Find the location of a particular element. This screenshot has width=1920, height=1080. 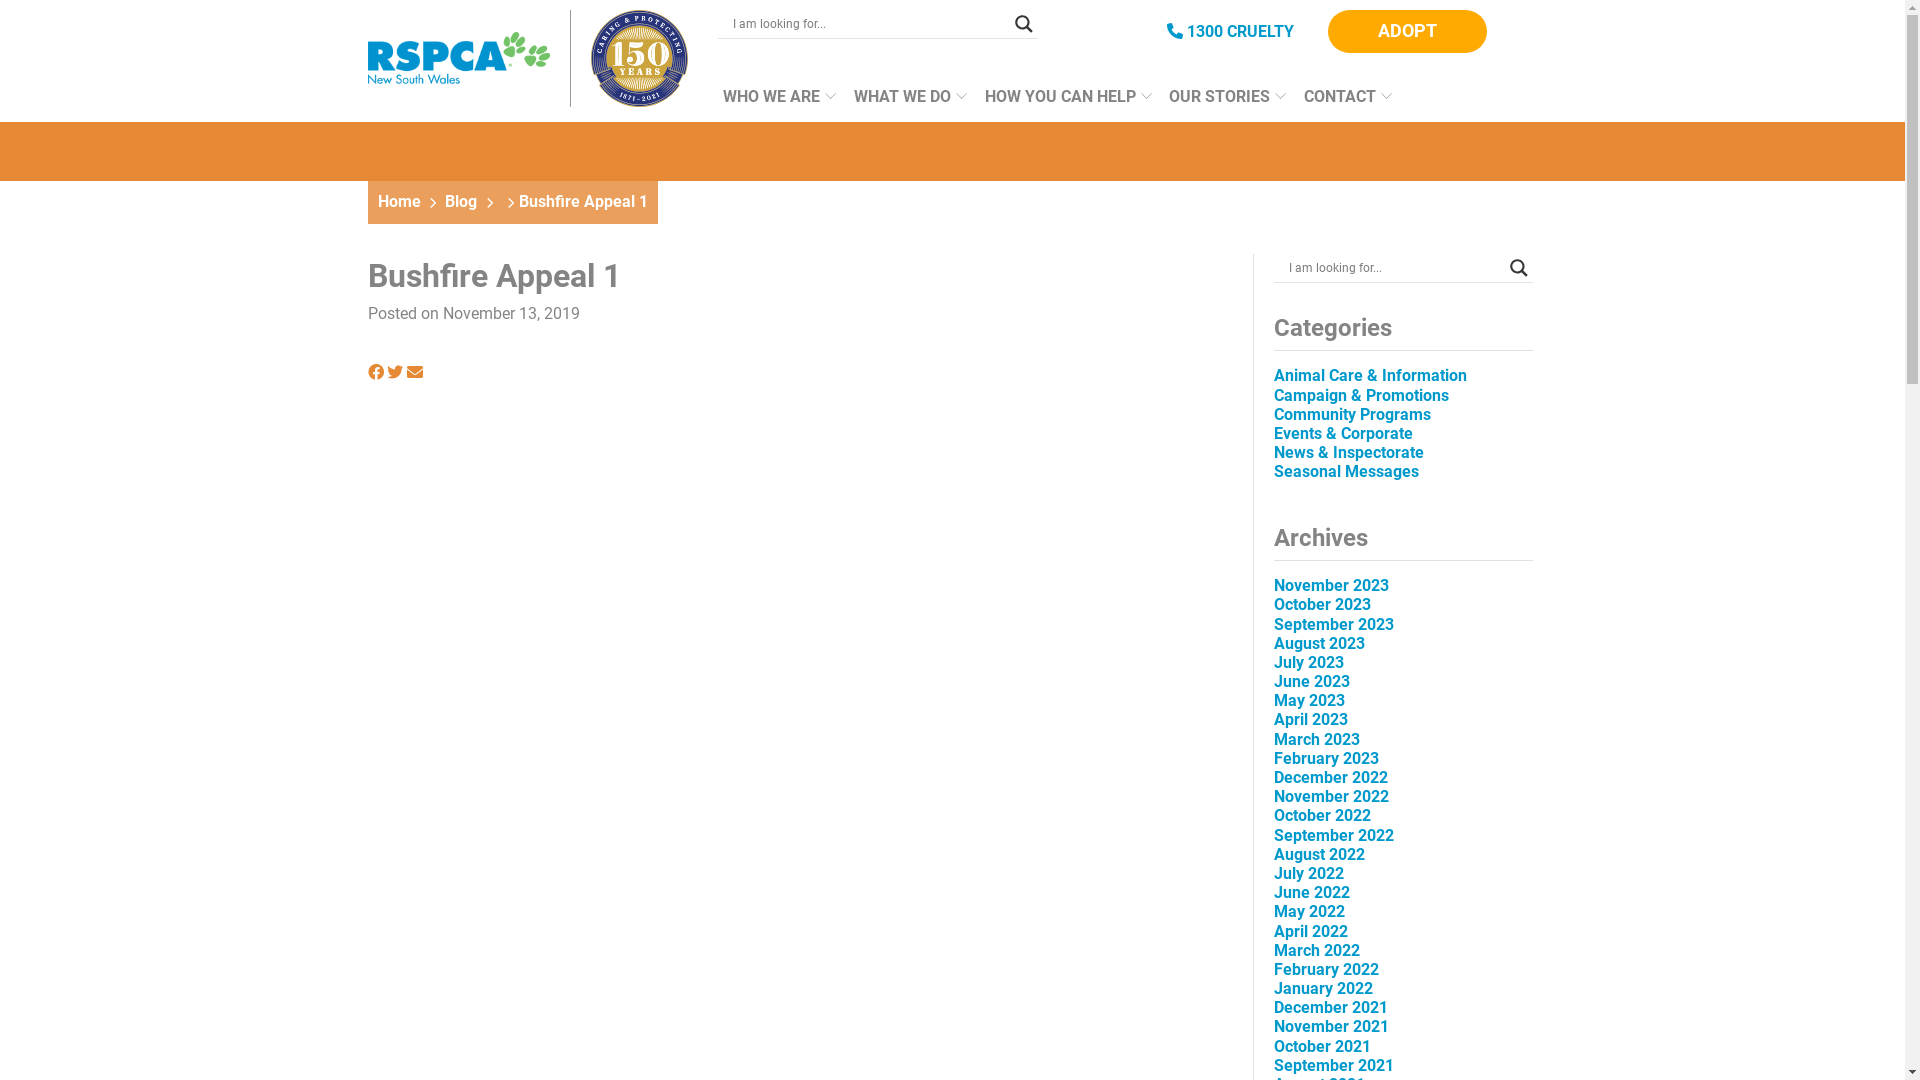

'July 2022' is located at coordinates (1309, 872).